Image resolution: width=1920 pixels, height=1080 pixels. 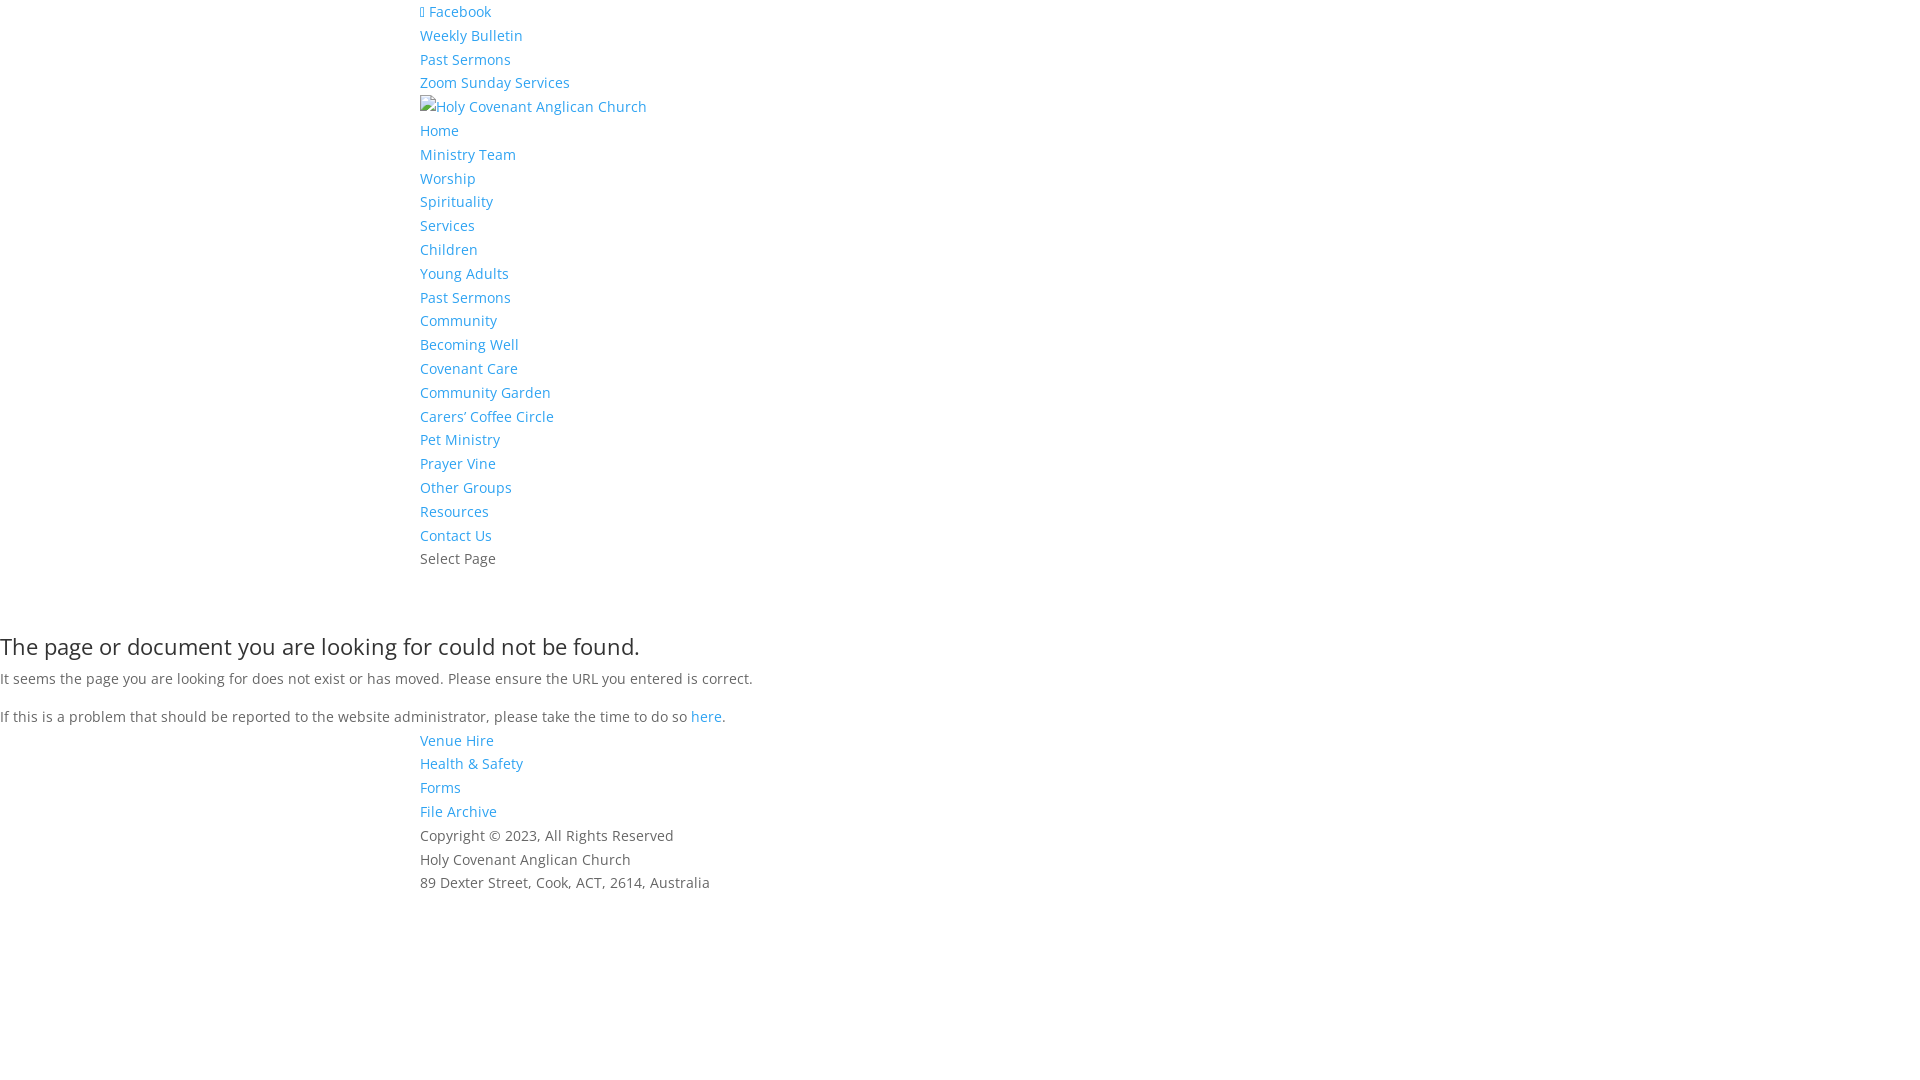 What do you see at coordinates (419, 177) in the screenshot?
I see `'Worship'` at bounding box center [419, 177].